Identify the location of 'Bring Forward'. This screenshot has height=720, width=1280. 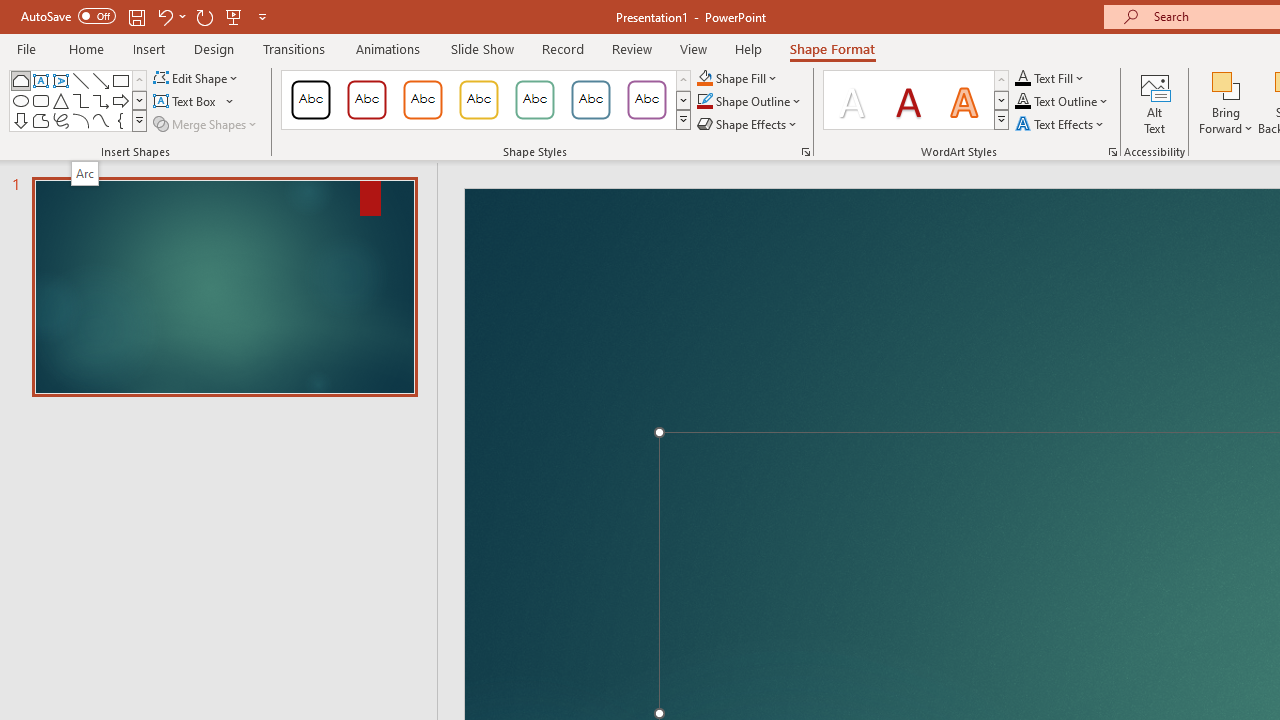
(1225, 103).